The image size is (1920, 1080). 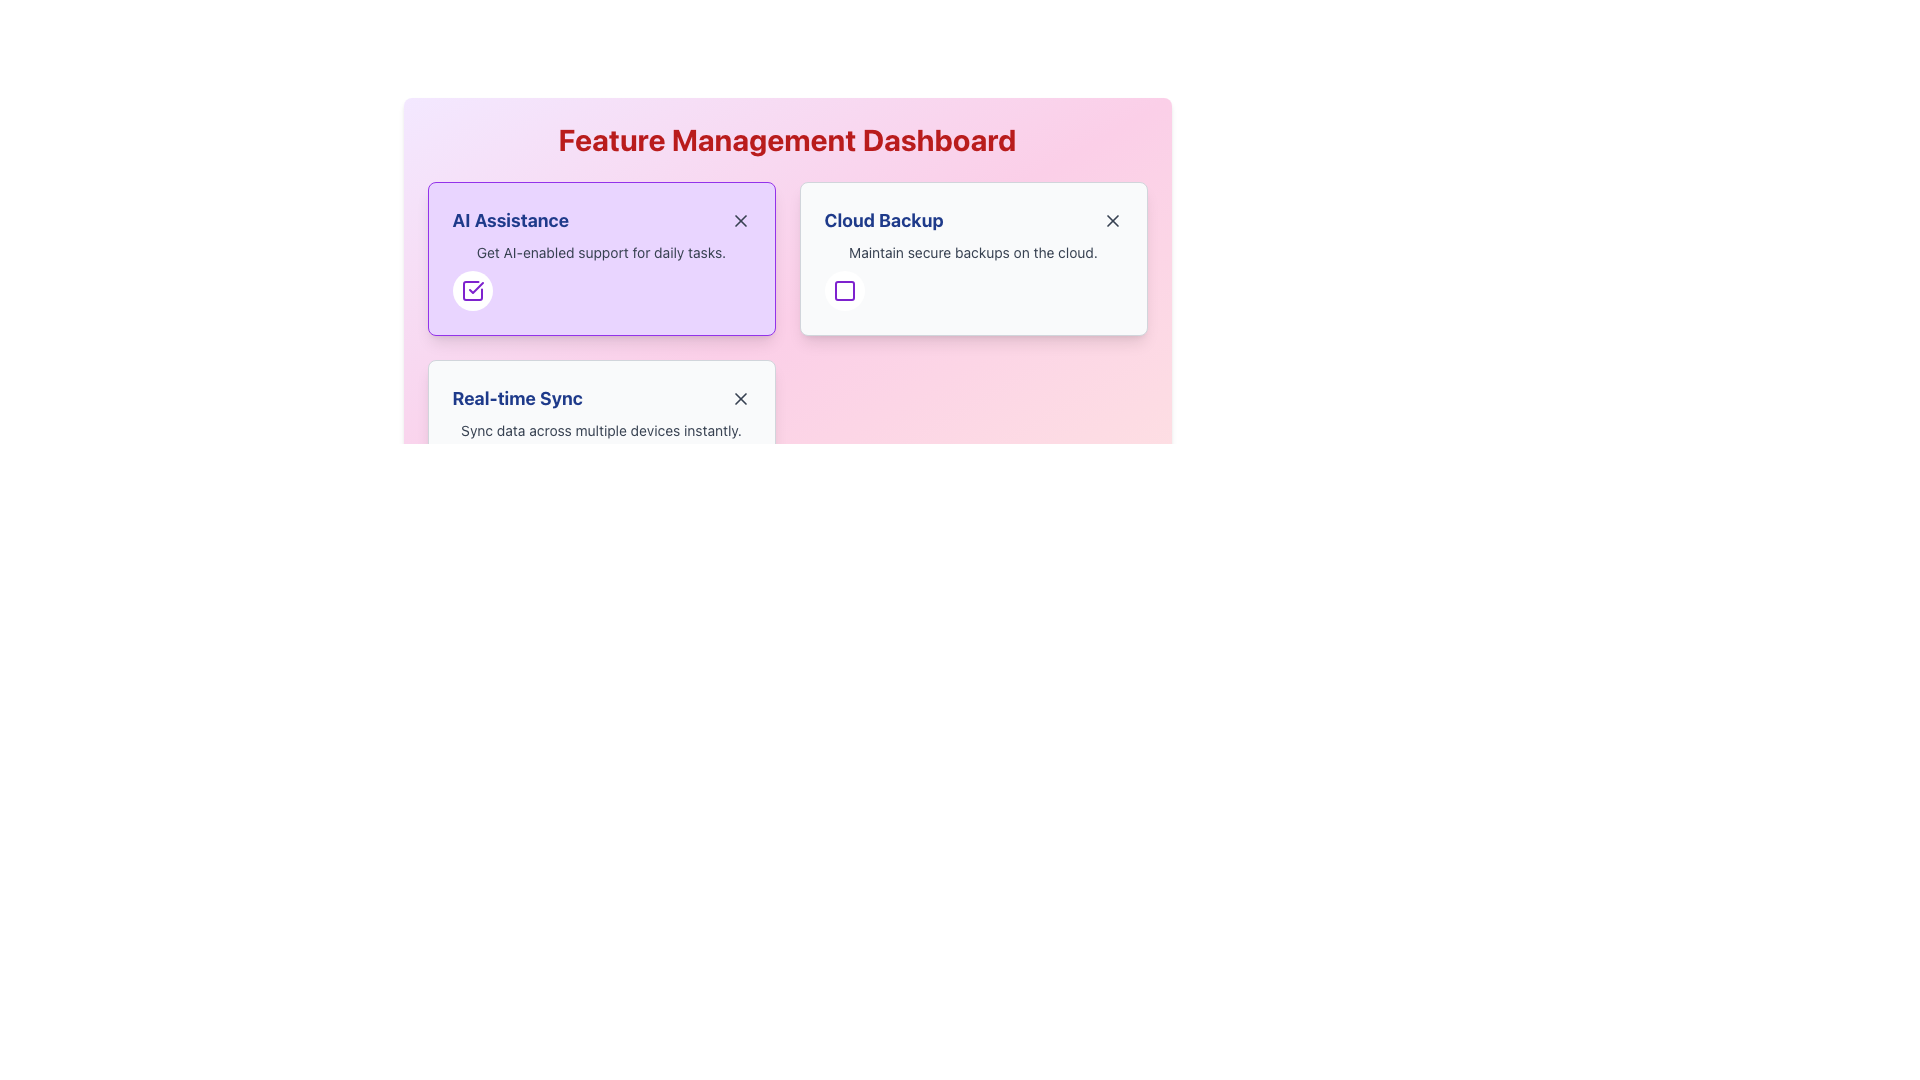 I want to click on the interactive button in the bottom left of the 'Cloud Backup' feature card, so click(x=844, y=290).